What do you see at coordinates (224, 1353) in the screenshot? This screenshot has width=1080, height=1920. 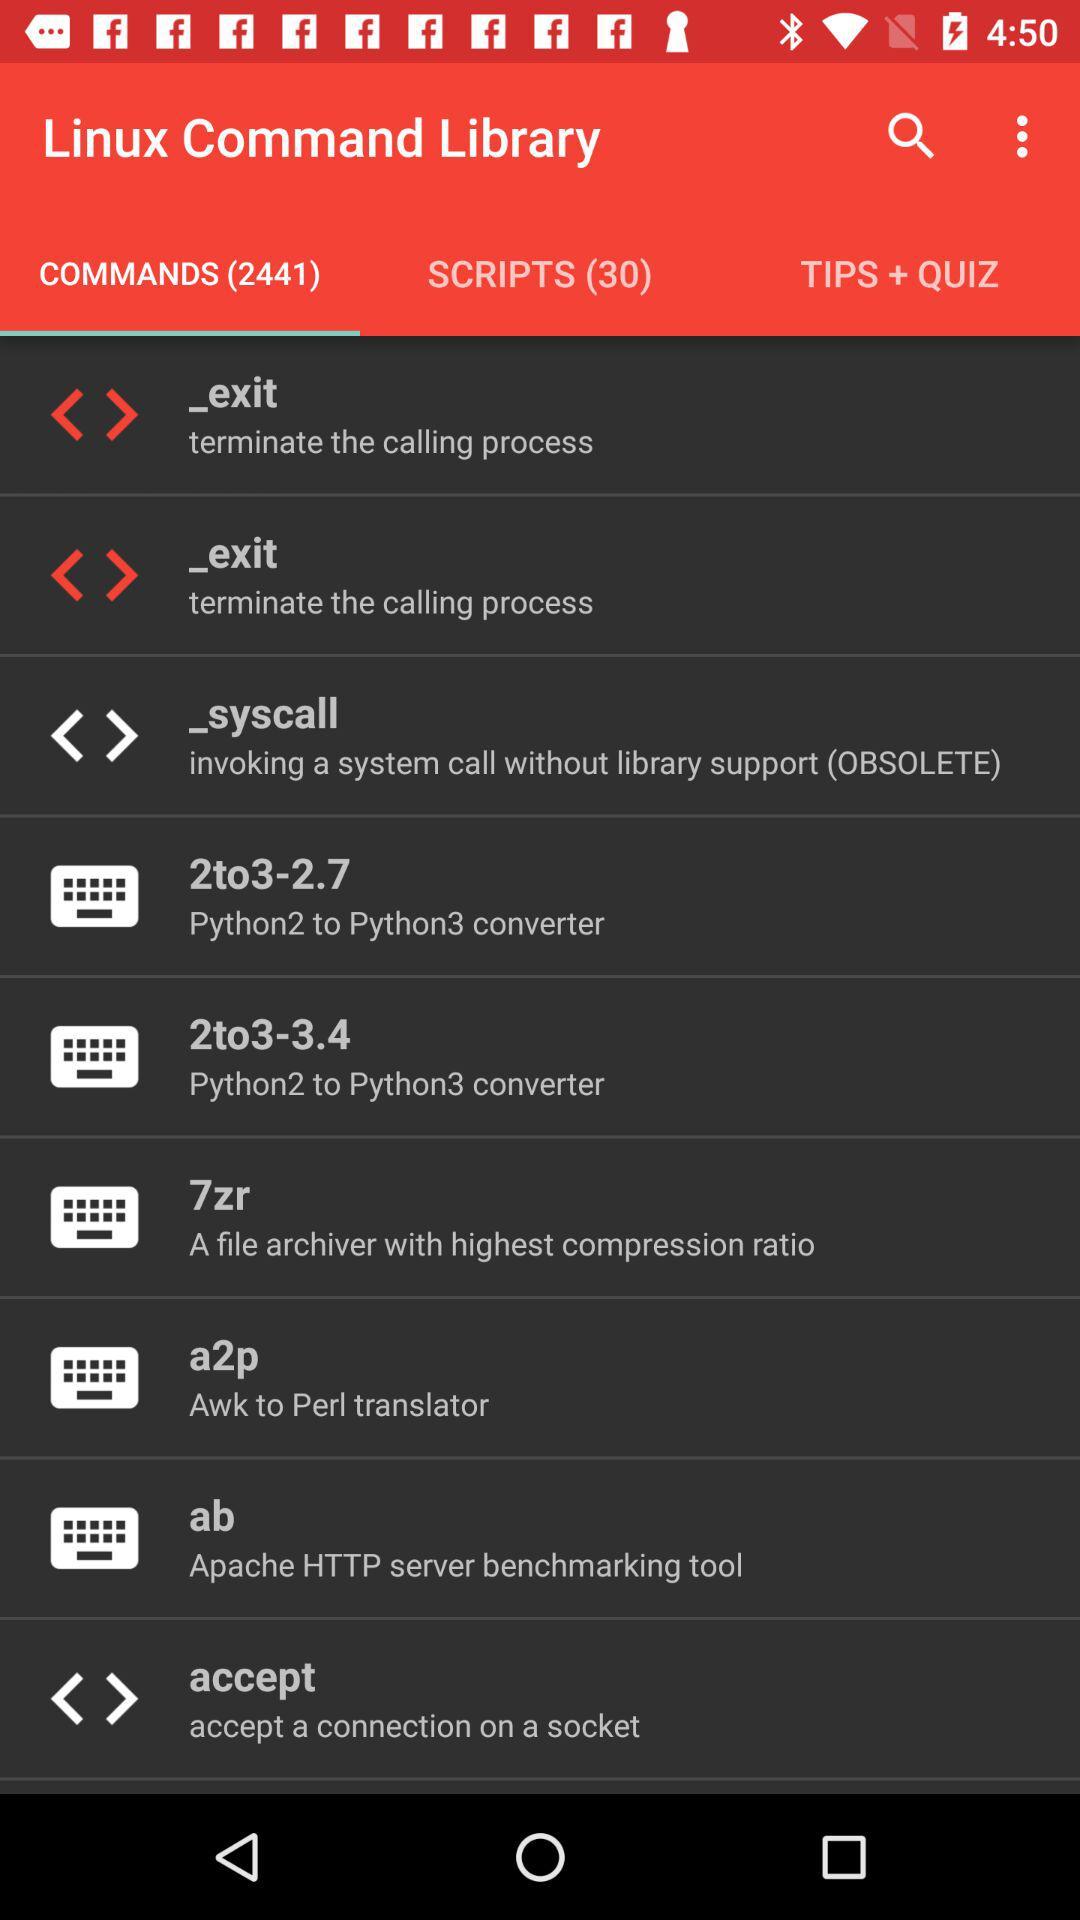 I see `item below a file archiver item` at bounding box center [224, 1353].